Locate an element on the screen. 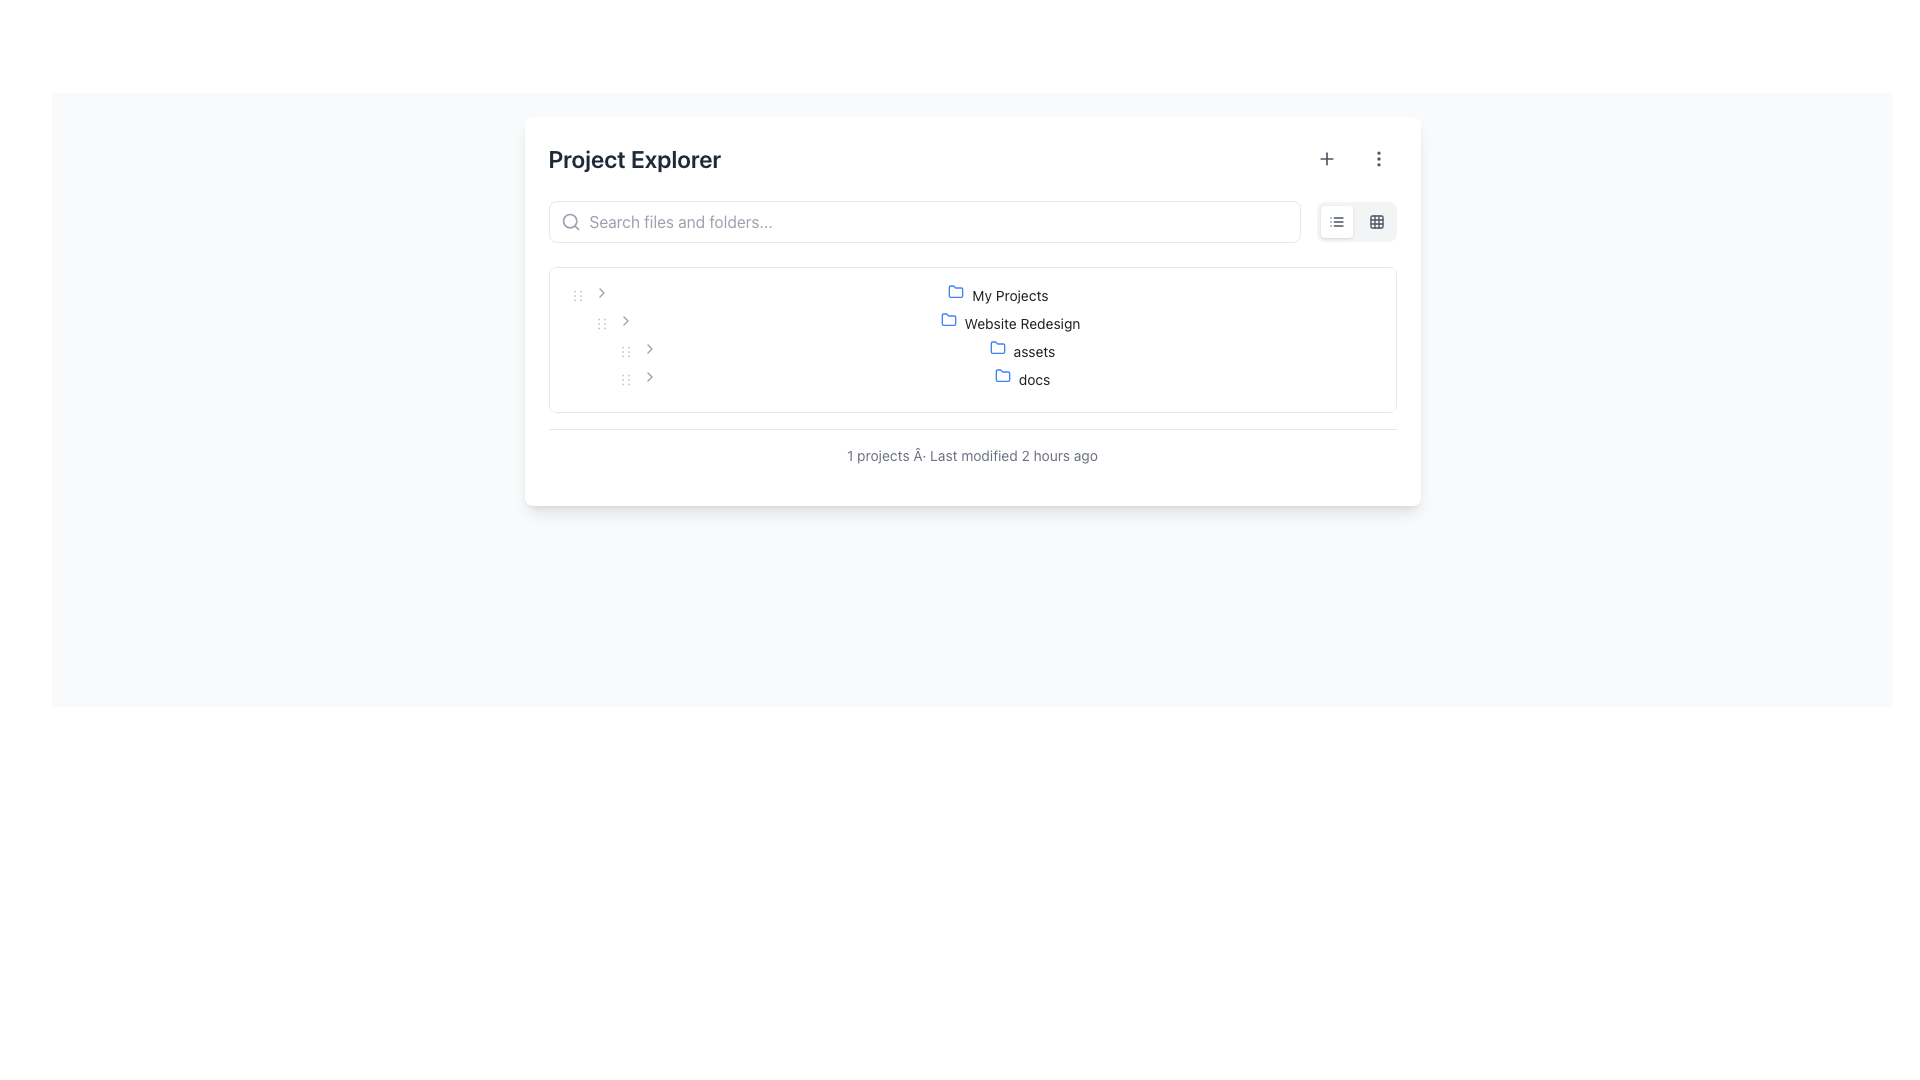  the Grid Cell Icon in the top-left position of the grid layout for additional information is located at coordinates (1375, 222).